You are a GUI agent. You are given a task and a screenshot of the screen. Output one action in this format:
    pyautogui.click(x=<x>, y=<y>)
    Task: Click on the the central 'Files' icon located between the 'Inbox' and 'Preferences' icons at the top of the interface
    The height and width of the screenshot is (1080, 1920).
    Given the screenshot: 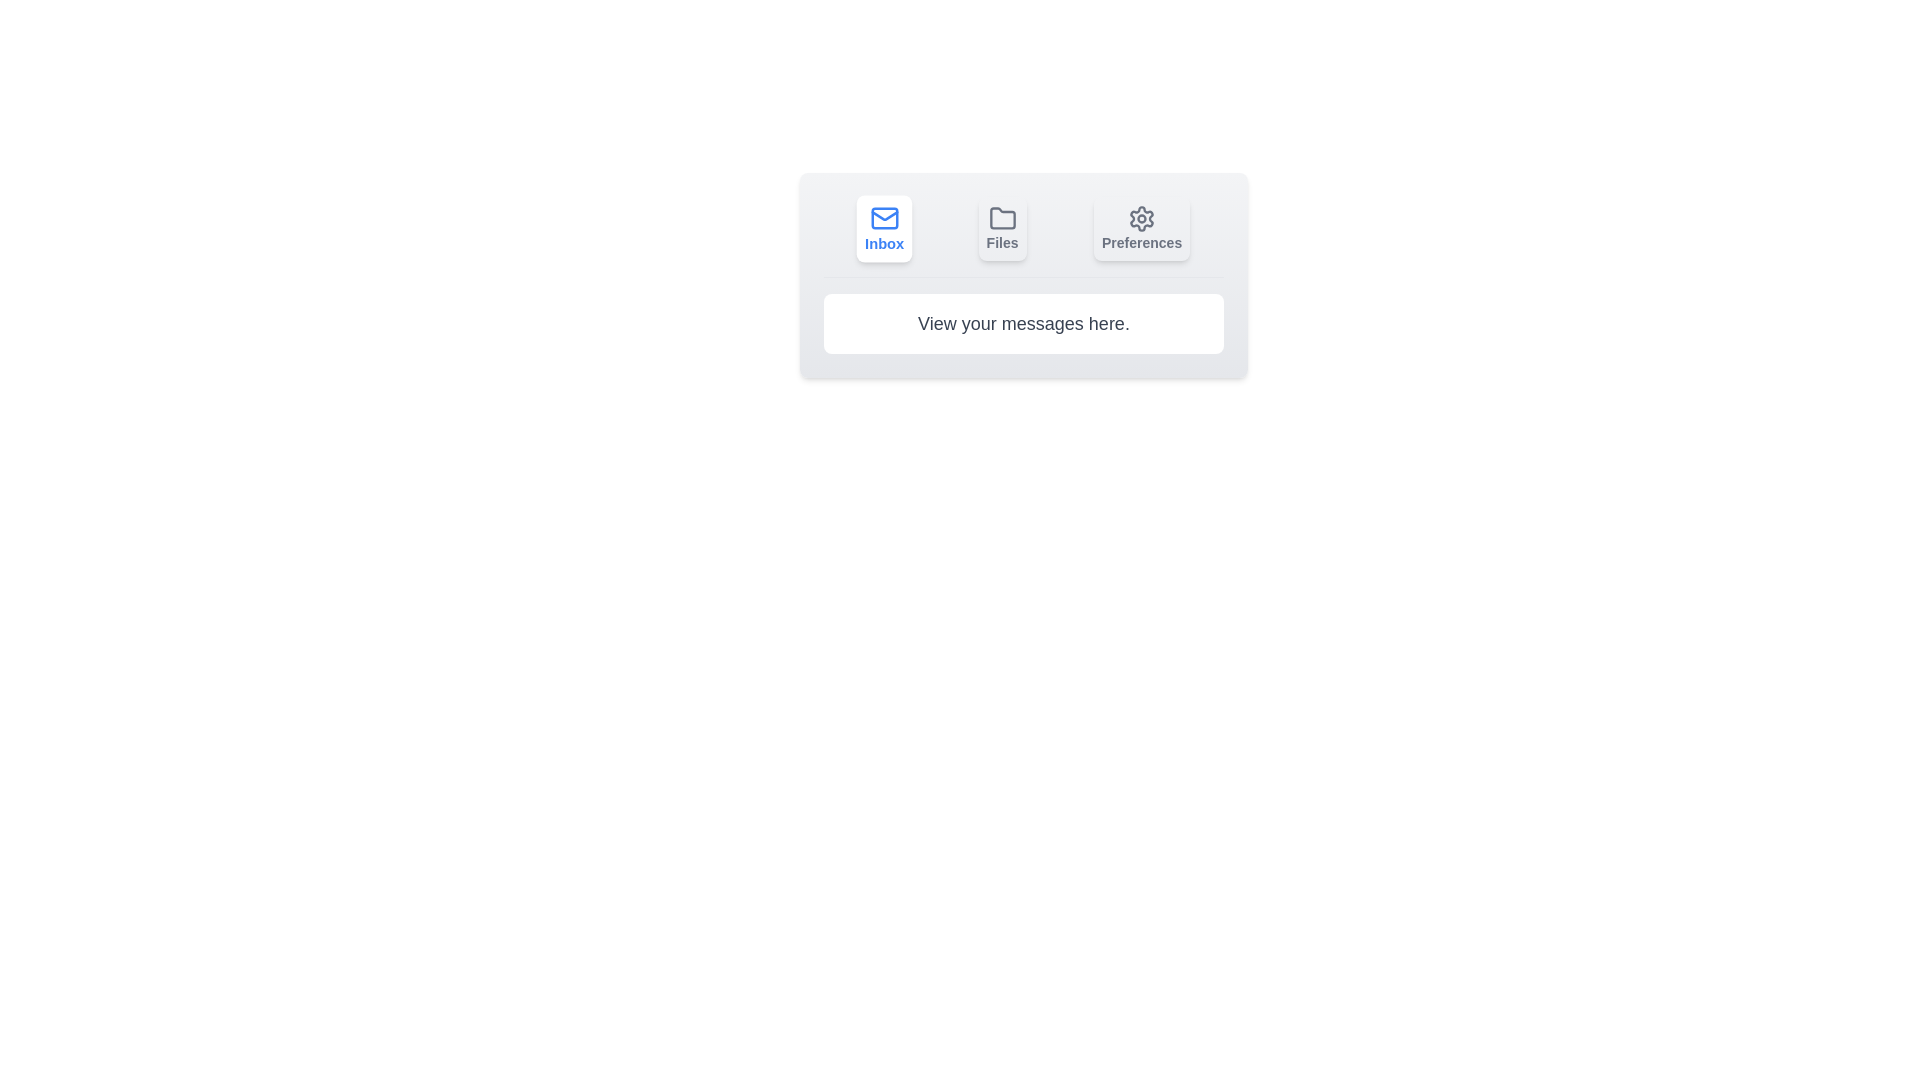 What is the action you would take?
    pyautogui.click(x=1002, y=218)
    